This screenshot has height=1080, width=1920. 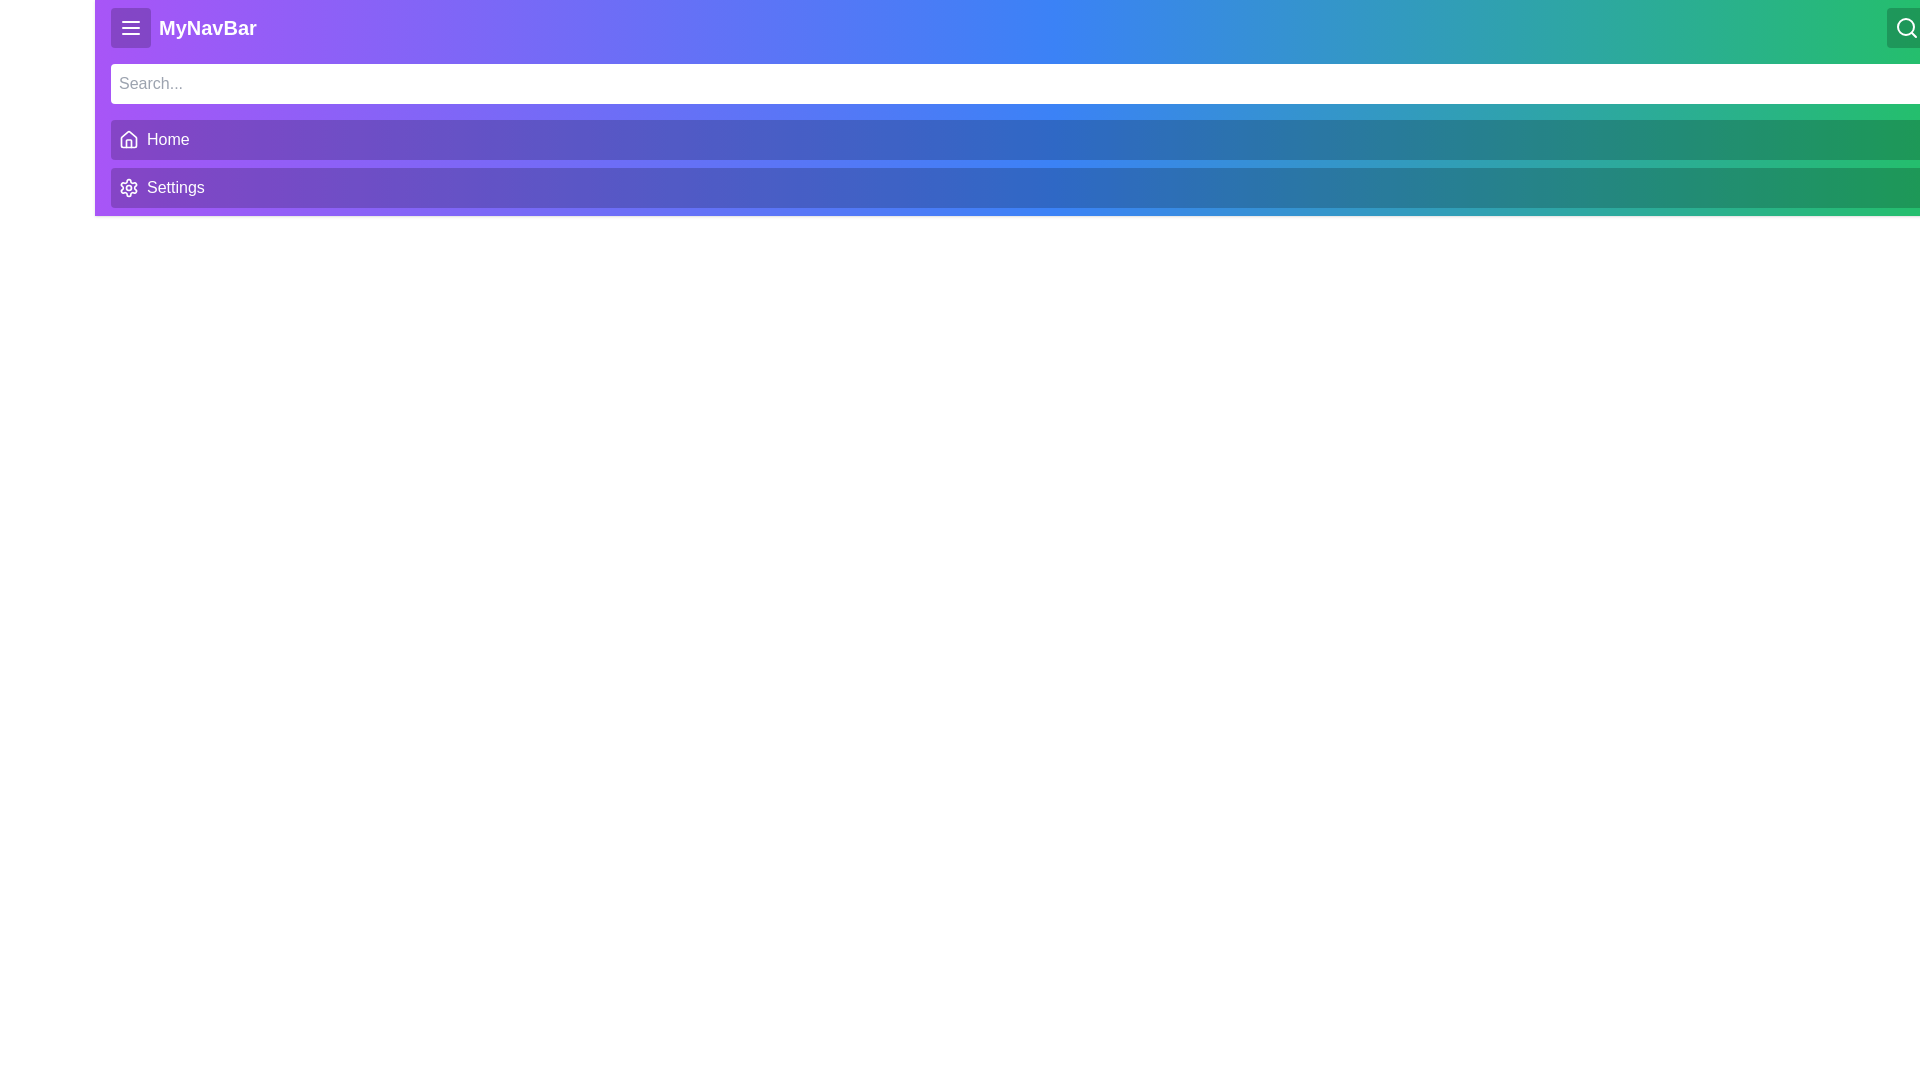 I want to click on the 'MyNavBar' text label, which is prominently displayed in bold on a purple gradient background, so click(x=183, y=27).